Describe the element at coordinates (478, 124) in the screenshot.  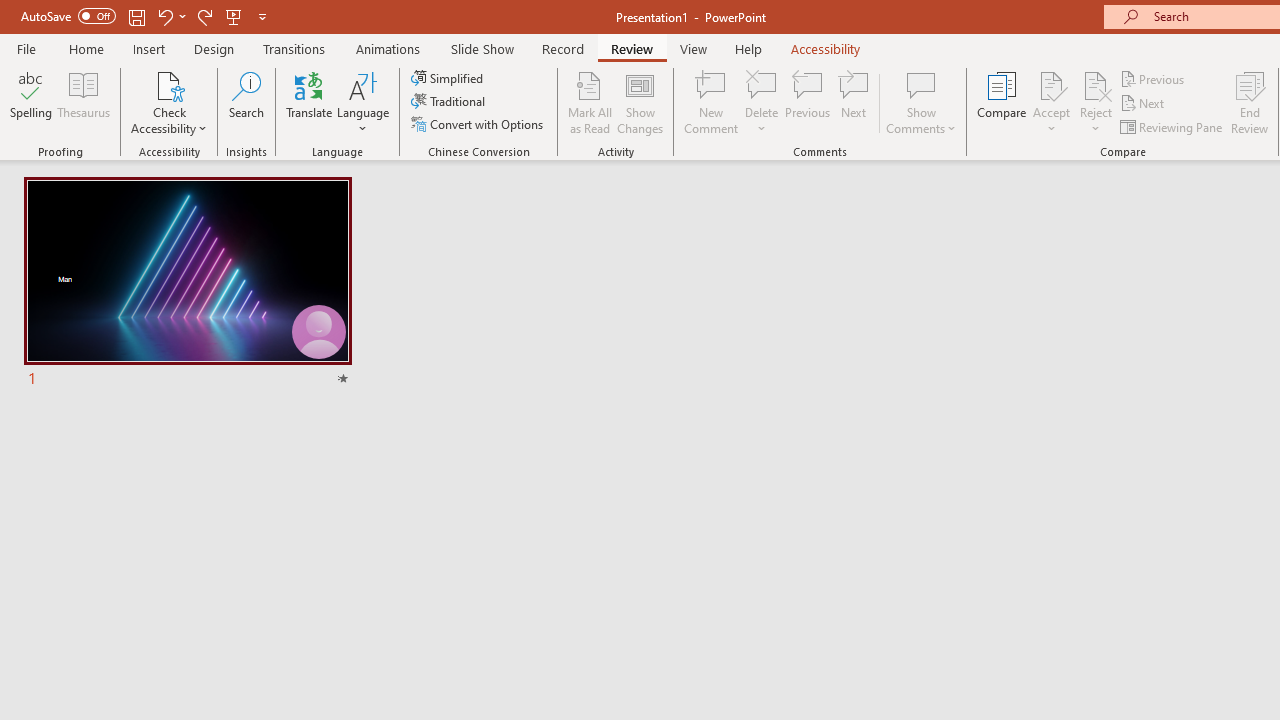
I see `'Convert with Options...'` at that location.